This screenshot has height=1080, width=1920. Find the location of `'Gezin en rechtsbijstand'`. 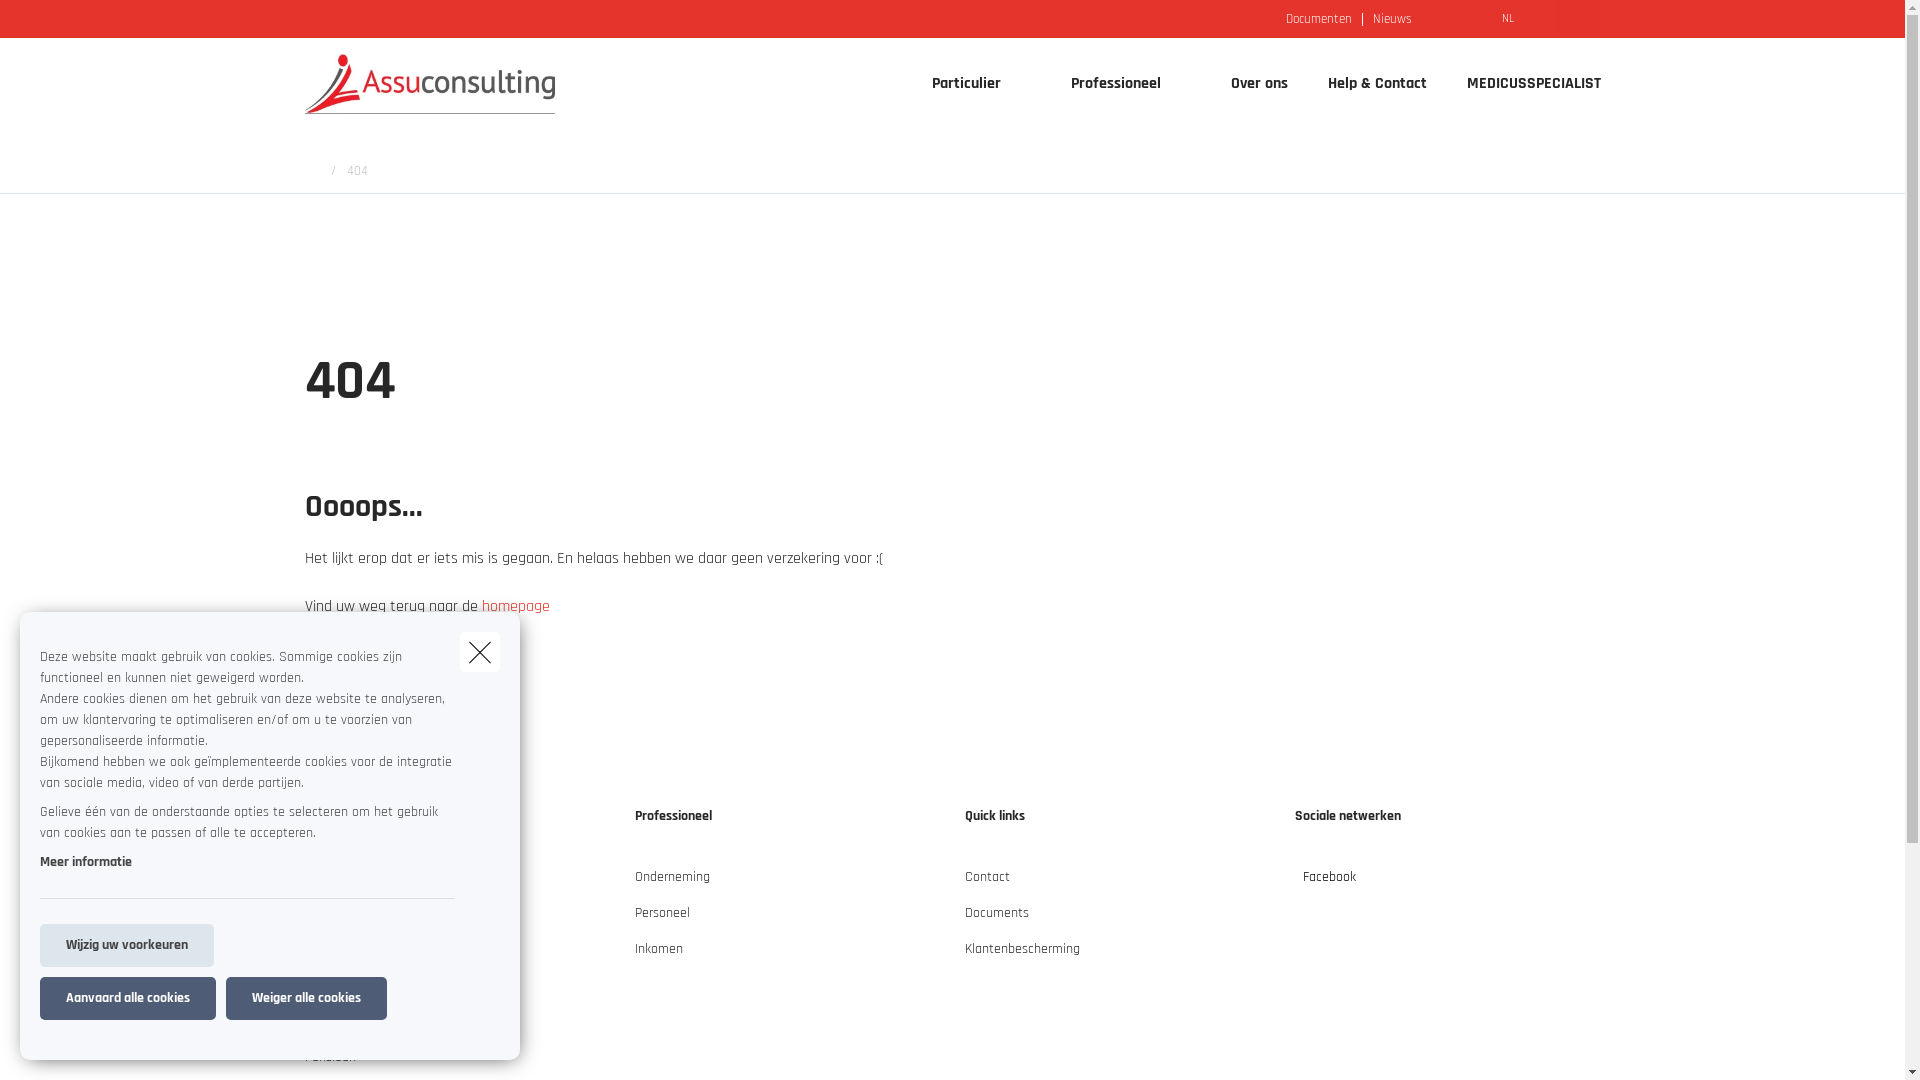

'Gezin en rechtsbijstand' is located at coordinates (370, 955).